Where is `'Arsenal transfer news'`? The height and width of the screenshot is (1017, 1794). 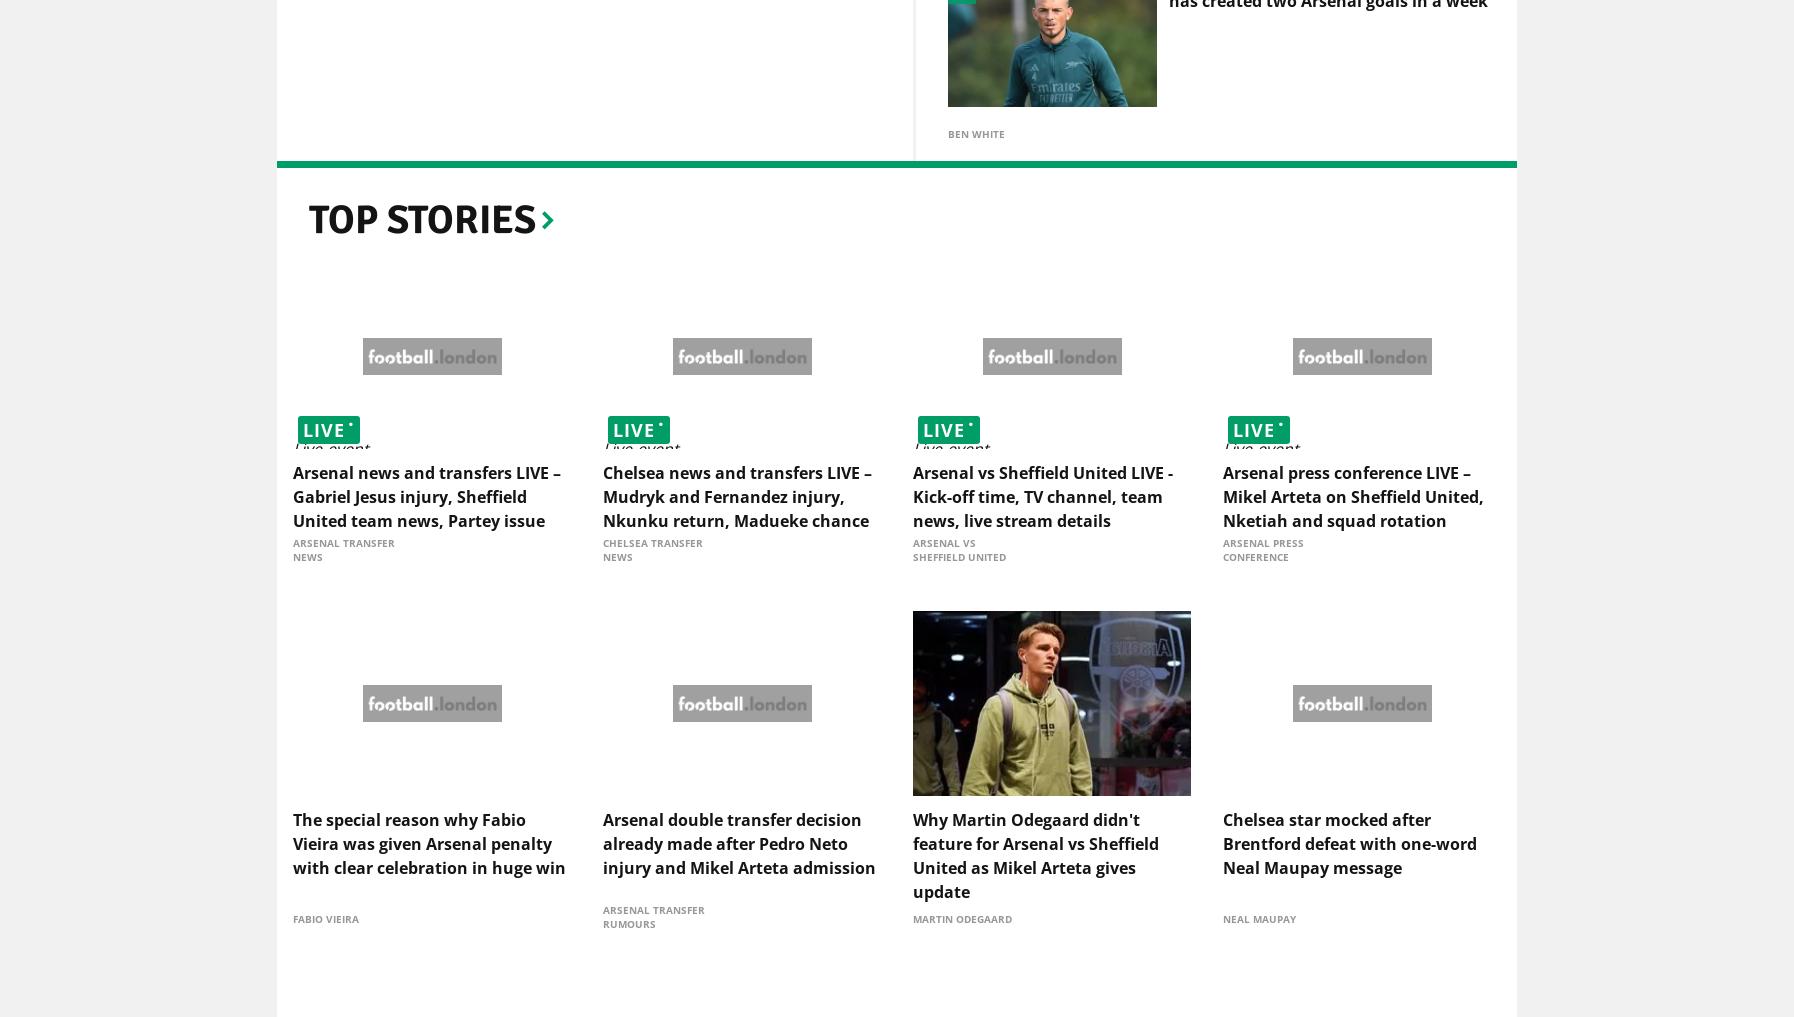
'Arsenal transfer news' is located at coordinates (291, 553).